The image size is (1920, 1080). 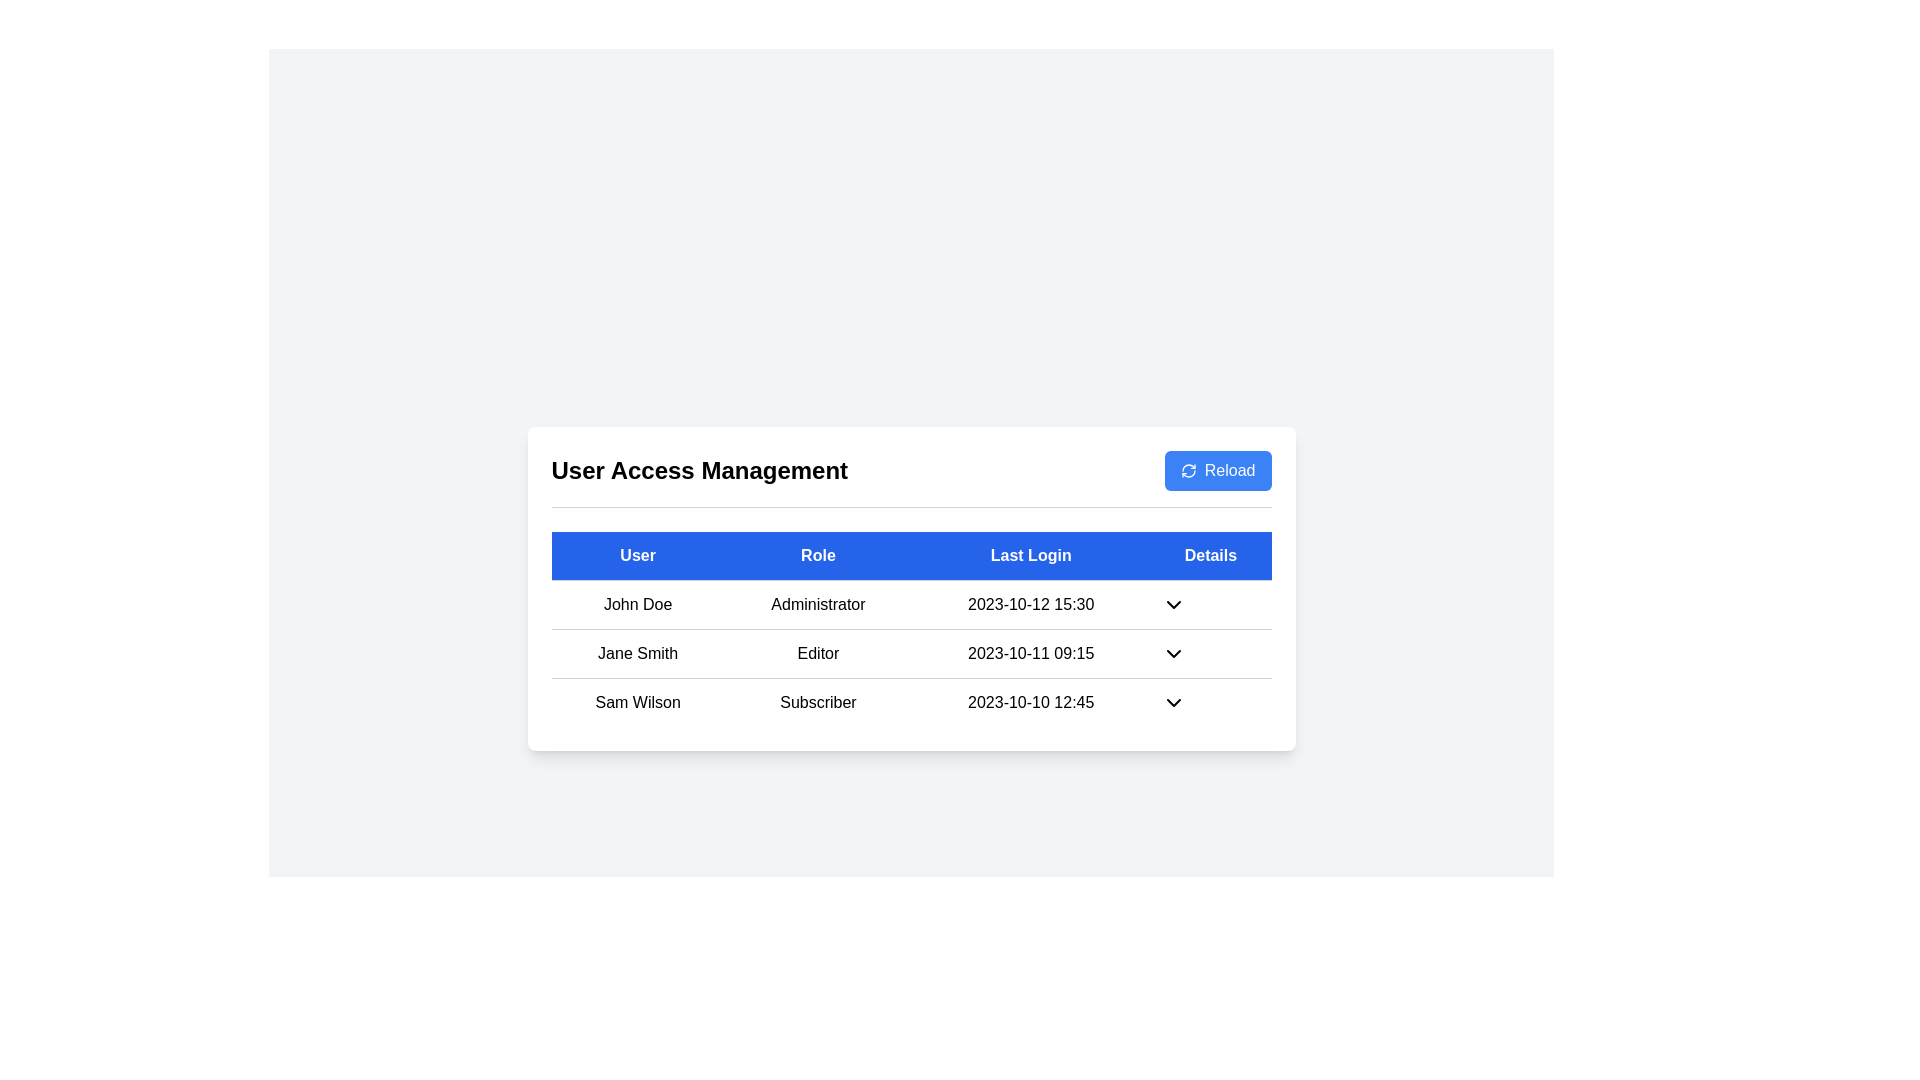 What do you see at coordinates (1031, 556) in the screenshot?
I see `the table header cell that indicates the last login timestamps for users, located as the third column in the header row of the table` at bounding box center [1031, 556].